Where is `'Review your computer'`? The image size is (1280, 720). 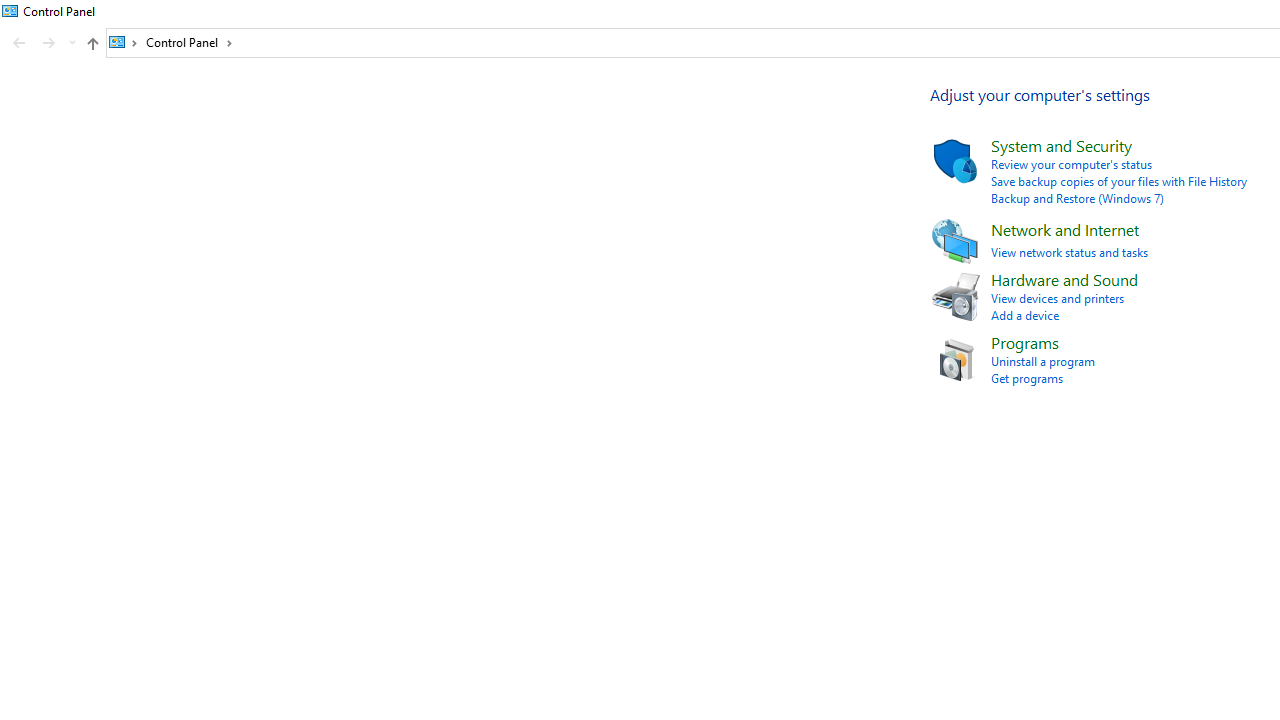 'Review your computer' is located at coordinates (1071, 163).